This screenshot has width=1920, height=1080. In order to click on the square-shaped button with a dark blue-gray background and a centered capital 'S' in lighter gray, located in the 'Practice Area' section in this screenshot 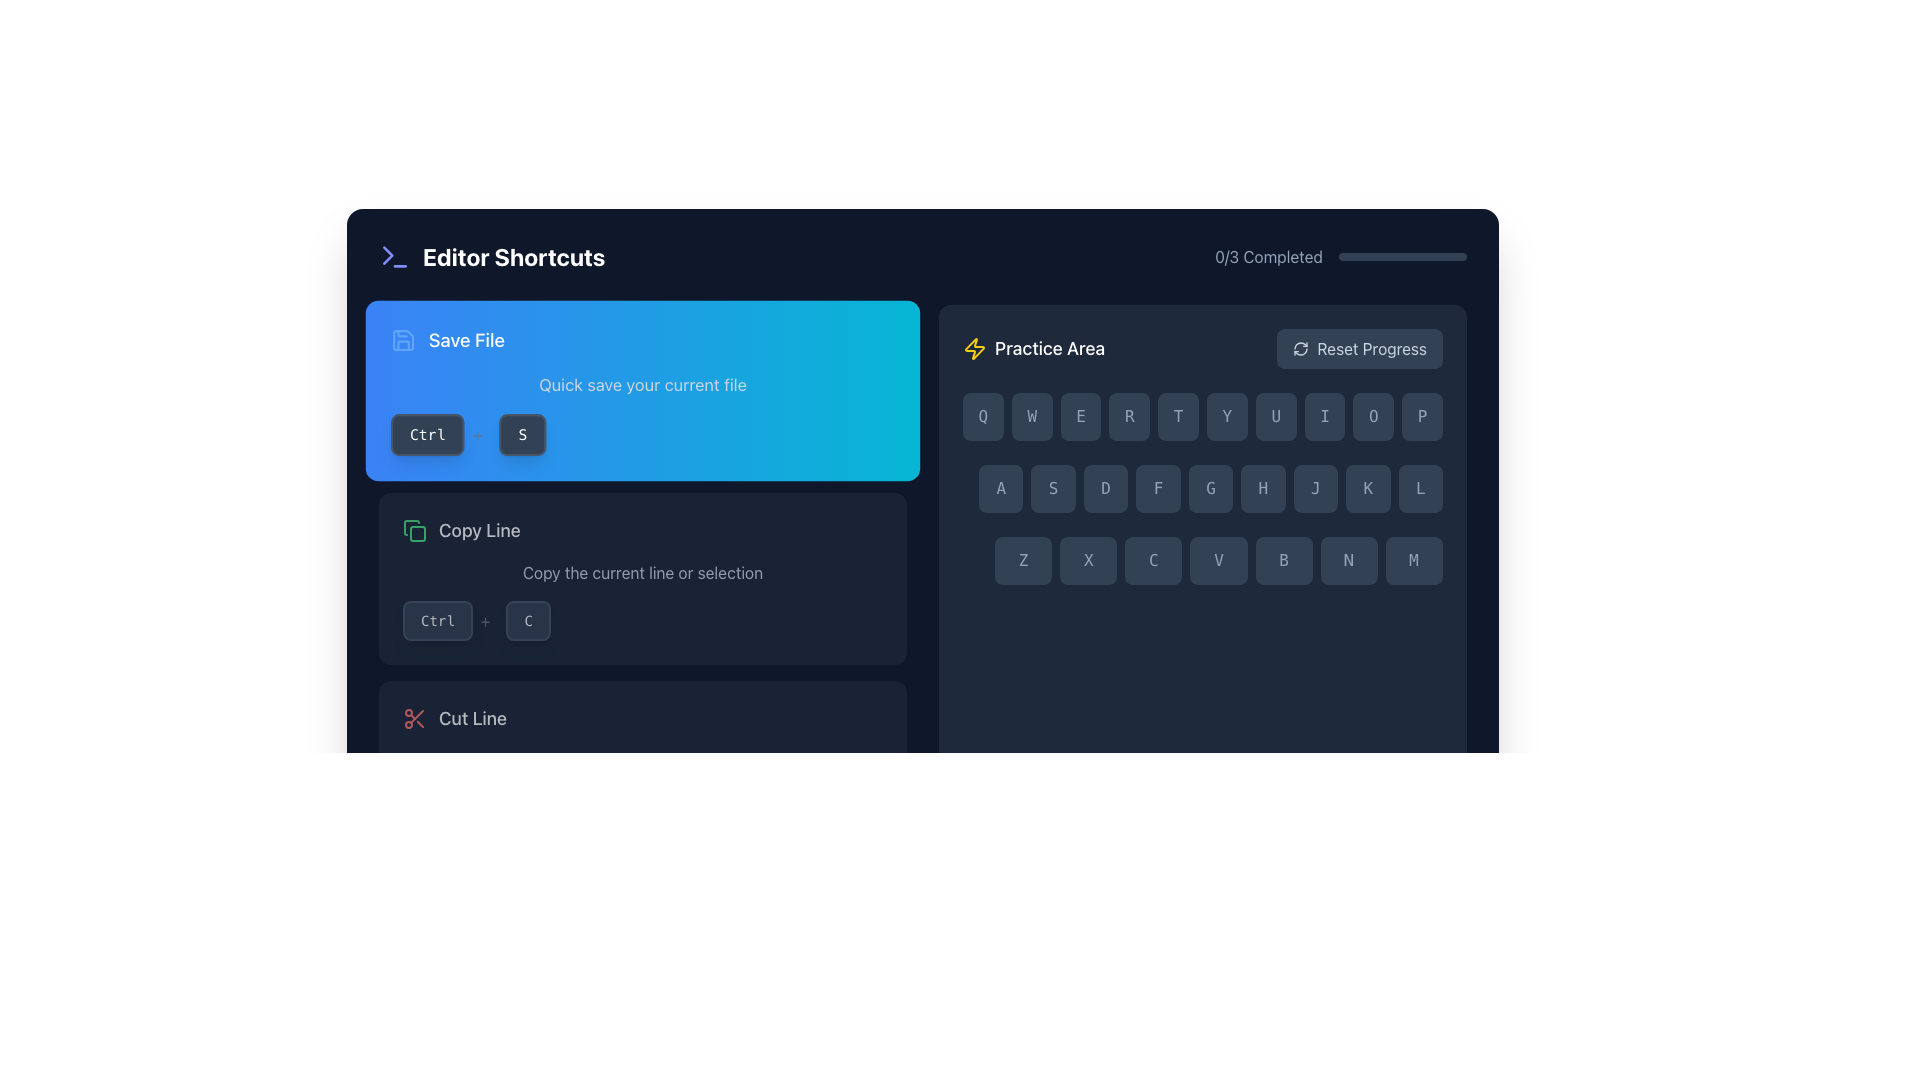, I will do `click(1052, 489)`.